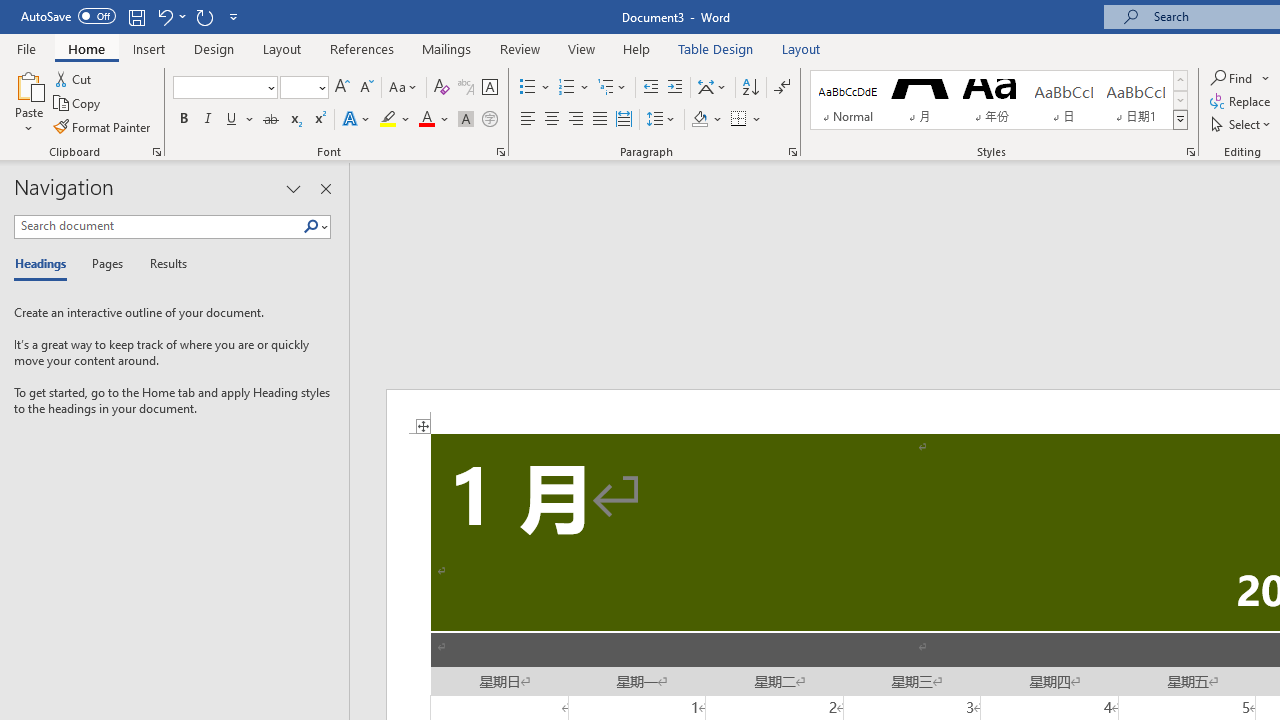  Describe the element at coordinates (292, 189) in the screenshot. I see `'Task Pane Options'` at that location.